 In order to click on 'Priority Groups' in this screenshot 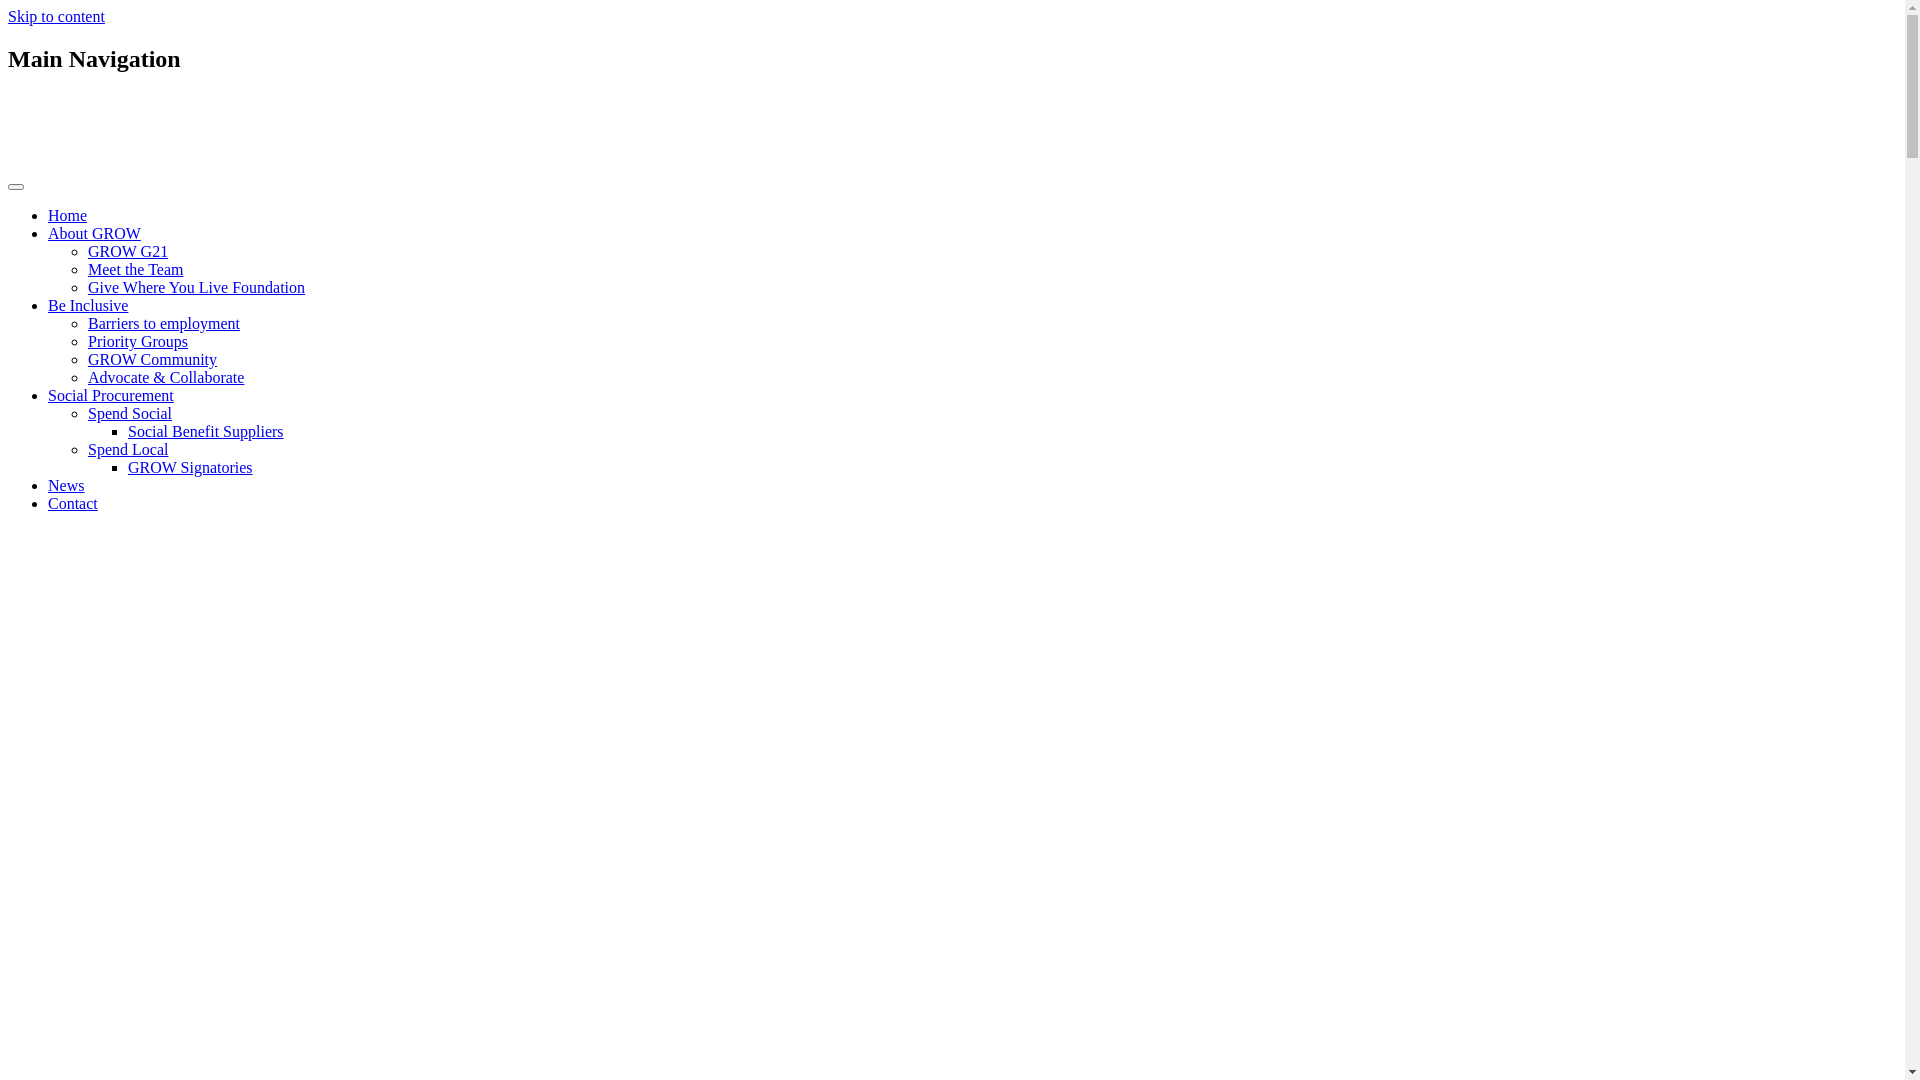, I will do `click(137, 340)`.